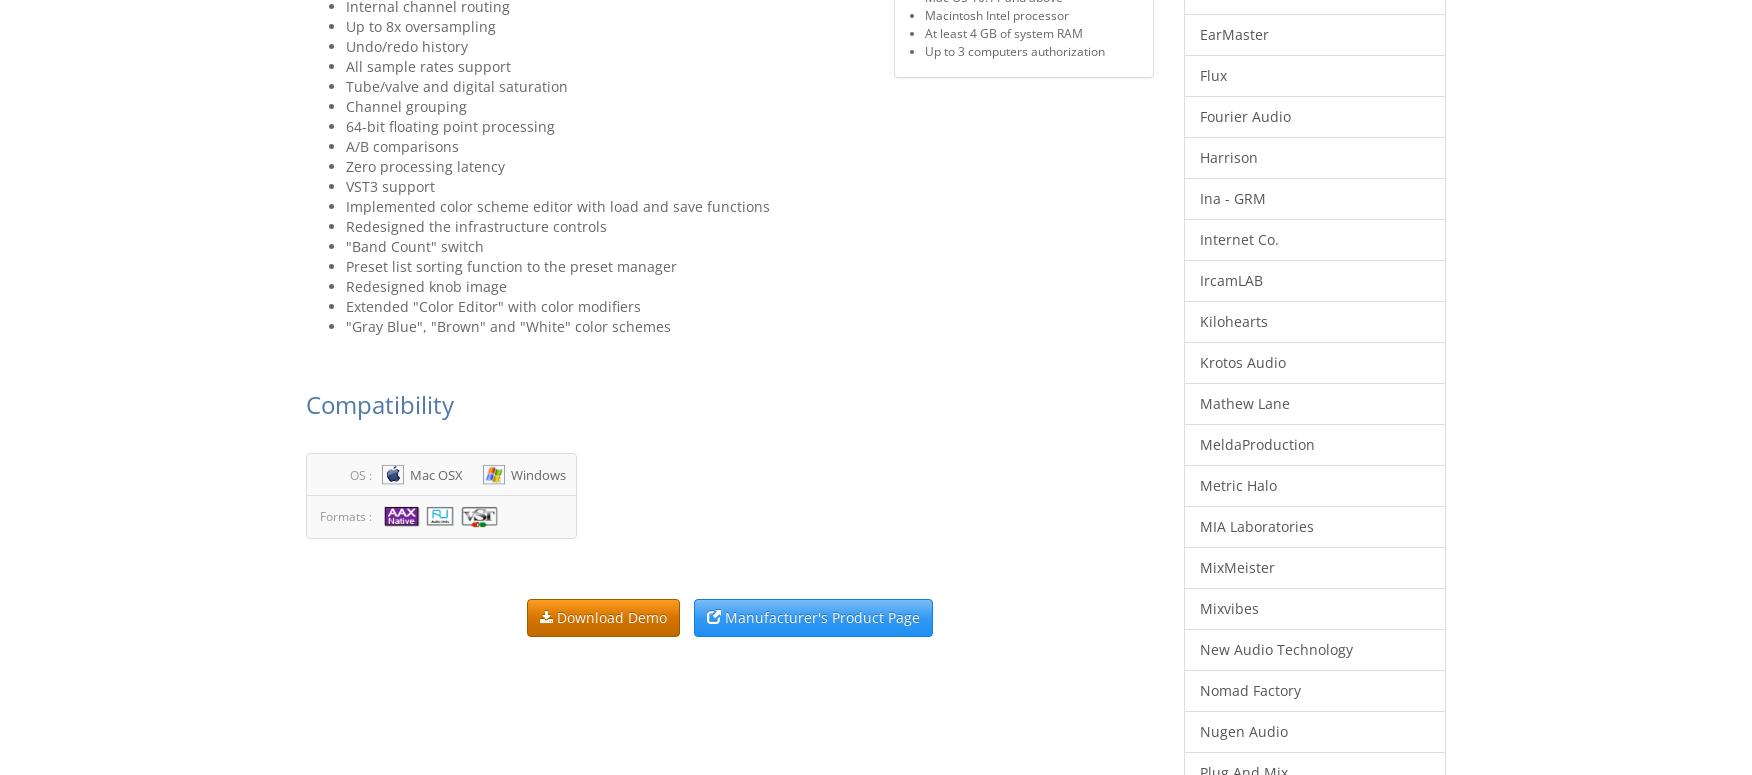 This screenshot has width=1752, height=775. Describe the element at coordinates (1255, 444) in the screenshot. I see `'MeldaProduction'` at that location.